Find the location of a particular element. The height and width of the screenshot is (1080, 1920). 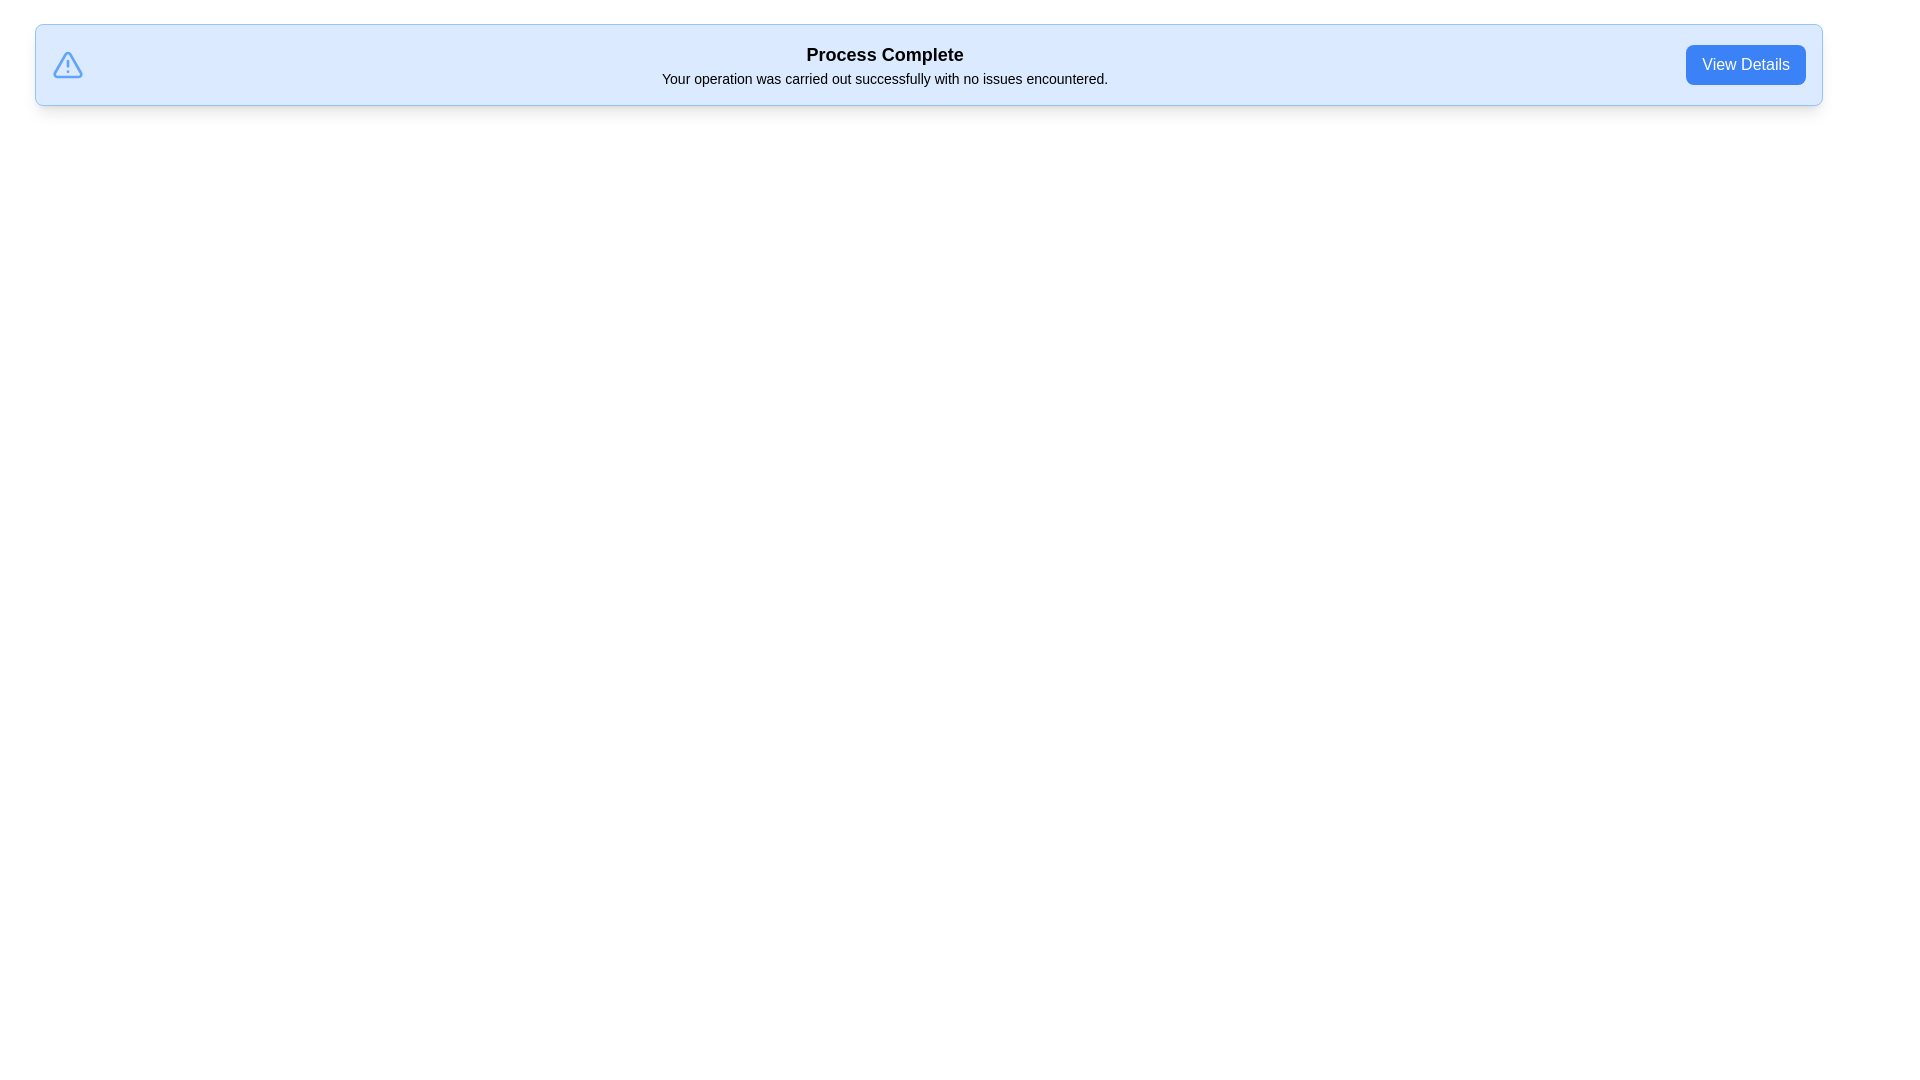

the 'View Details' button to observe the hover effect is located at coordinates (1745, 64).